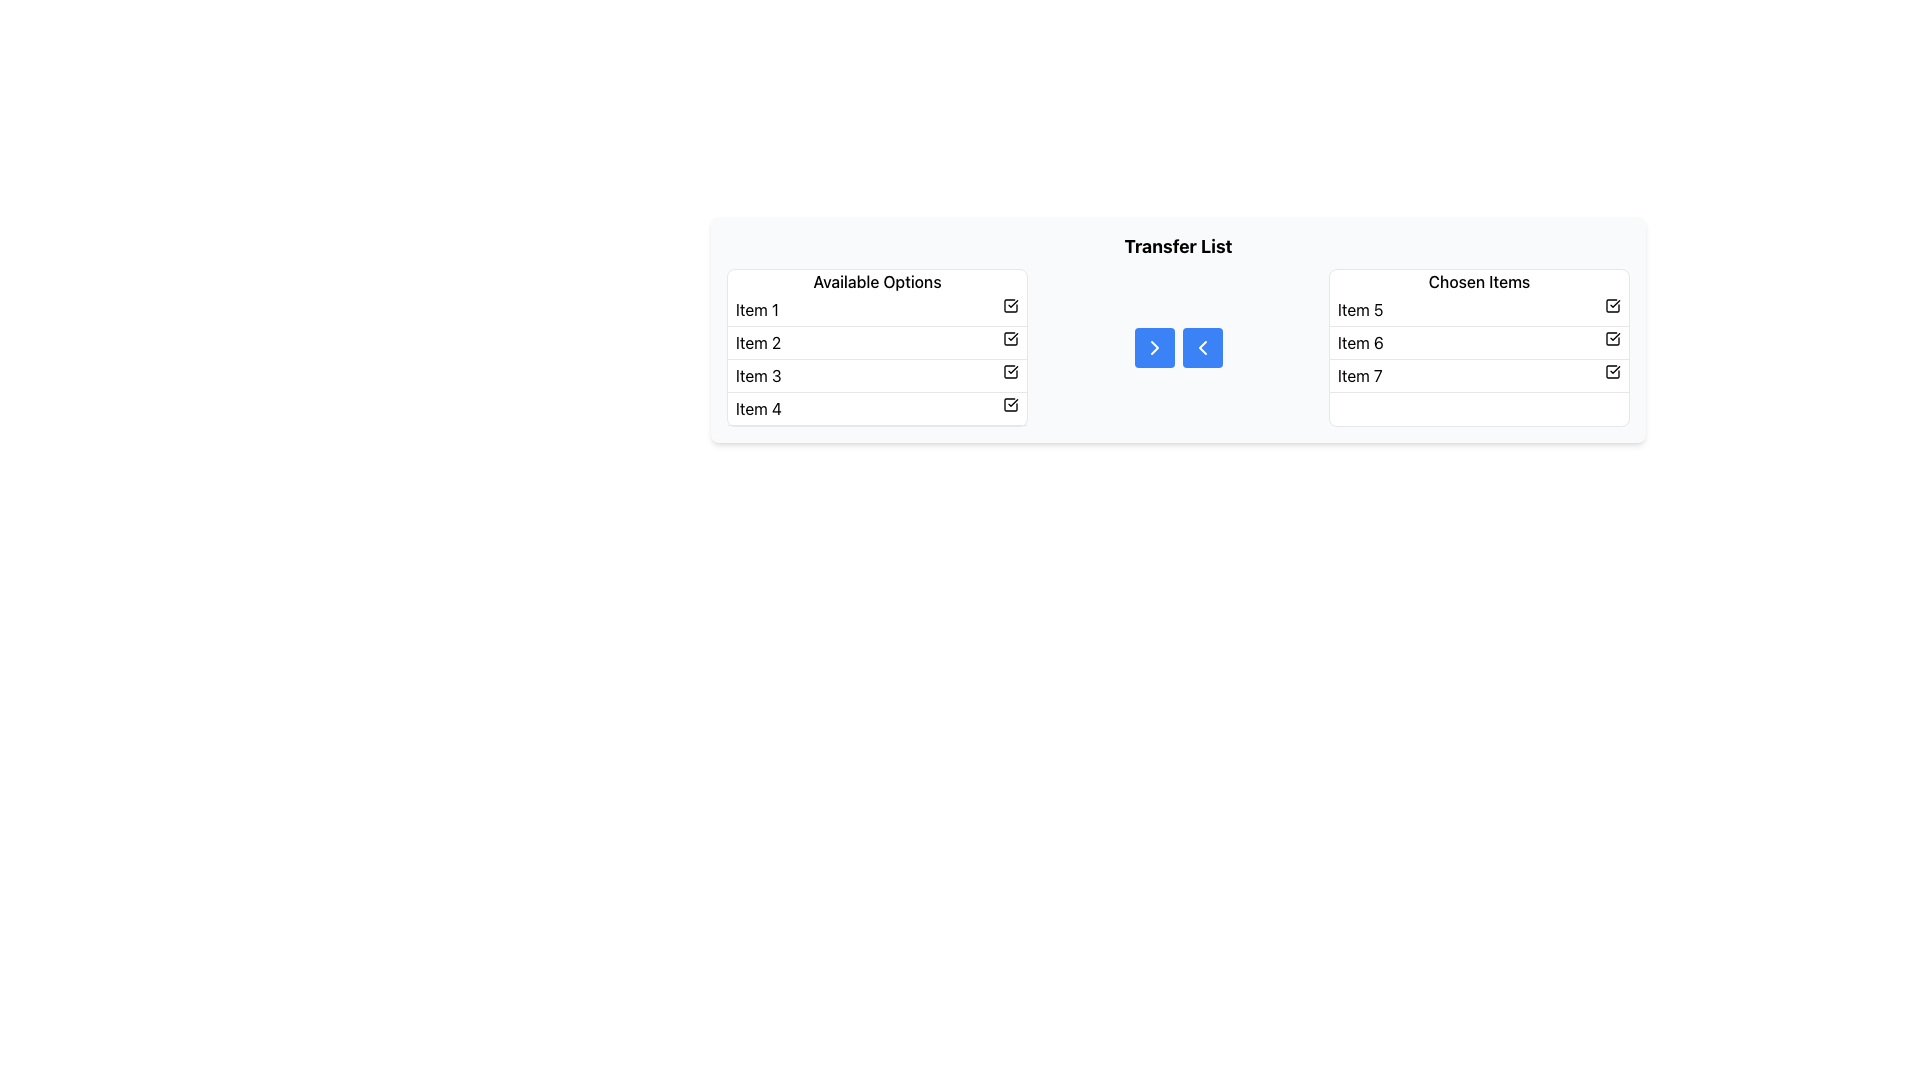  Describe the element at coordinates (1478, 346) in the screenshot. I see `the checkboxes in the rightmost List Display with Checkboxes, which allows users to view and select items` at that location.